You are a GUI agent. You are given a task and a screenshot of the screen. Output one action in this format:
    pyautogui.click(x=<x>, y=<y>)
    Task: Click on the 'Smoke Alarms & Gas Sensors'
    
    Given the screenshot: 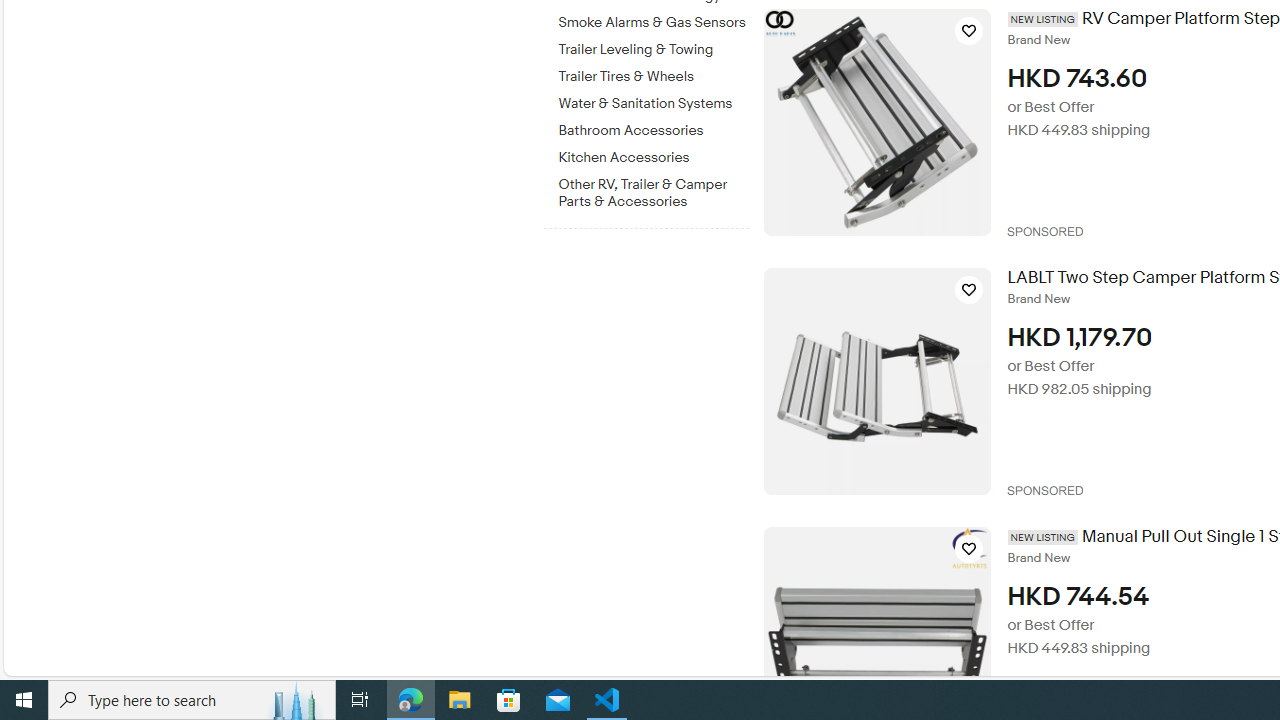 What is the action you would take?
    pyautogui.click(x=653, y=19)
    